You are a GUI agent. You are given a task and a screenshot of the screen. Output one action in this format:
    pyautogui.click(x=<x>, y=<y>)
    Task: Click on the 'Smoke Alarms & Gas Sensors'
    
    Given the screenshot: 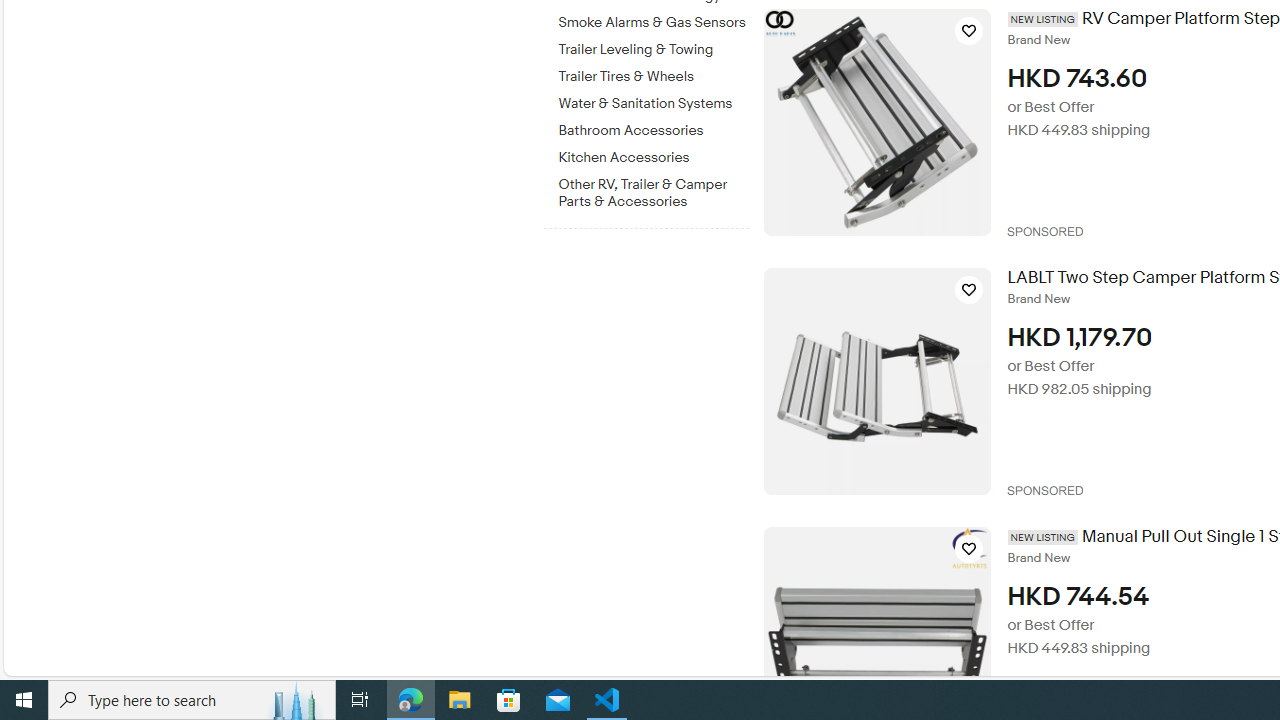 What is the action you would take?
    pyautogui.click(x=653, y=19)
    